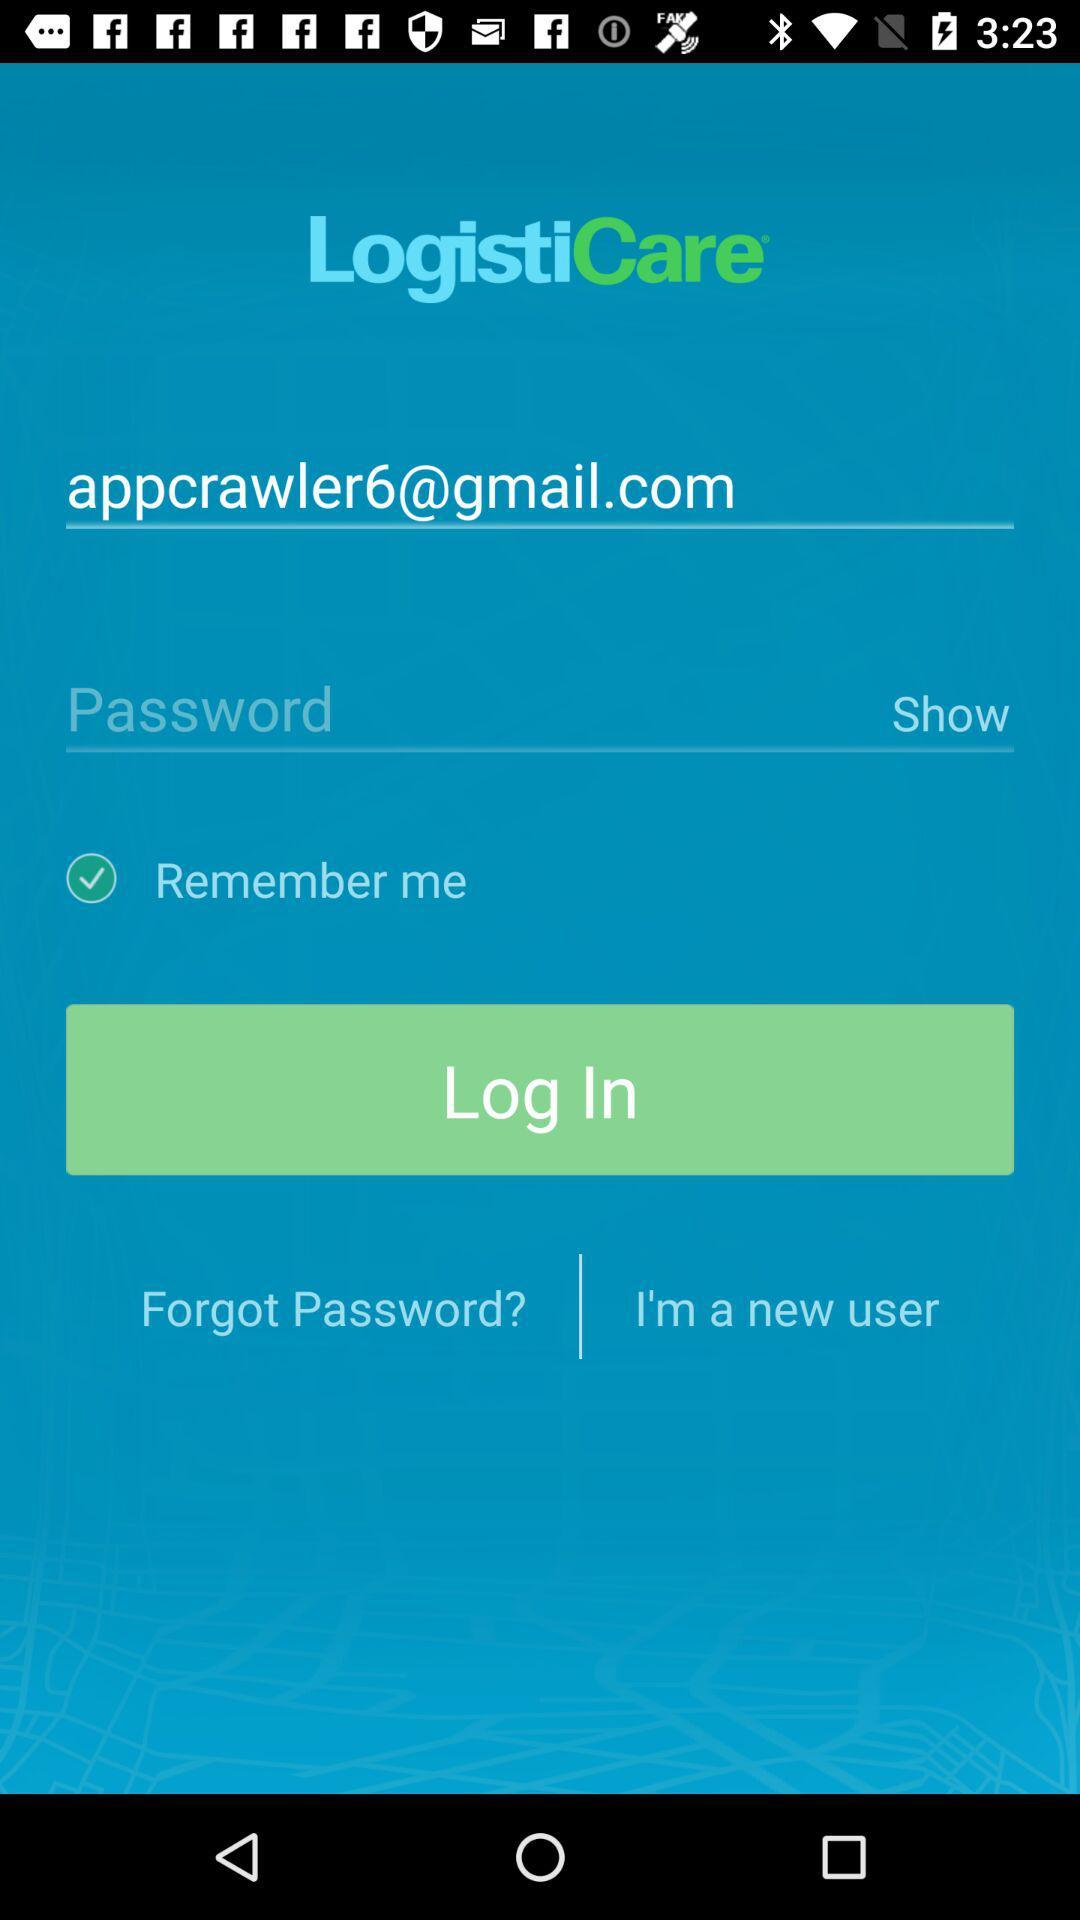  What do you see at coordinates (786, 1306) in the screenshot?
I see `the icon at the bottom right corner` at bounding box center [786, 1306].